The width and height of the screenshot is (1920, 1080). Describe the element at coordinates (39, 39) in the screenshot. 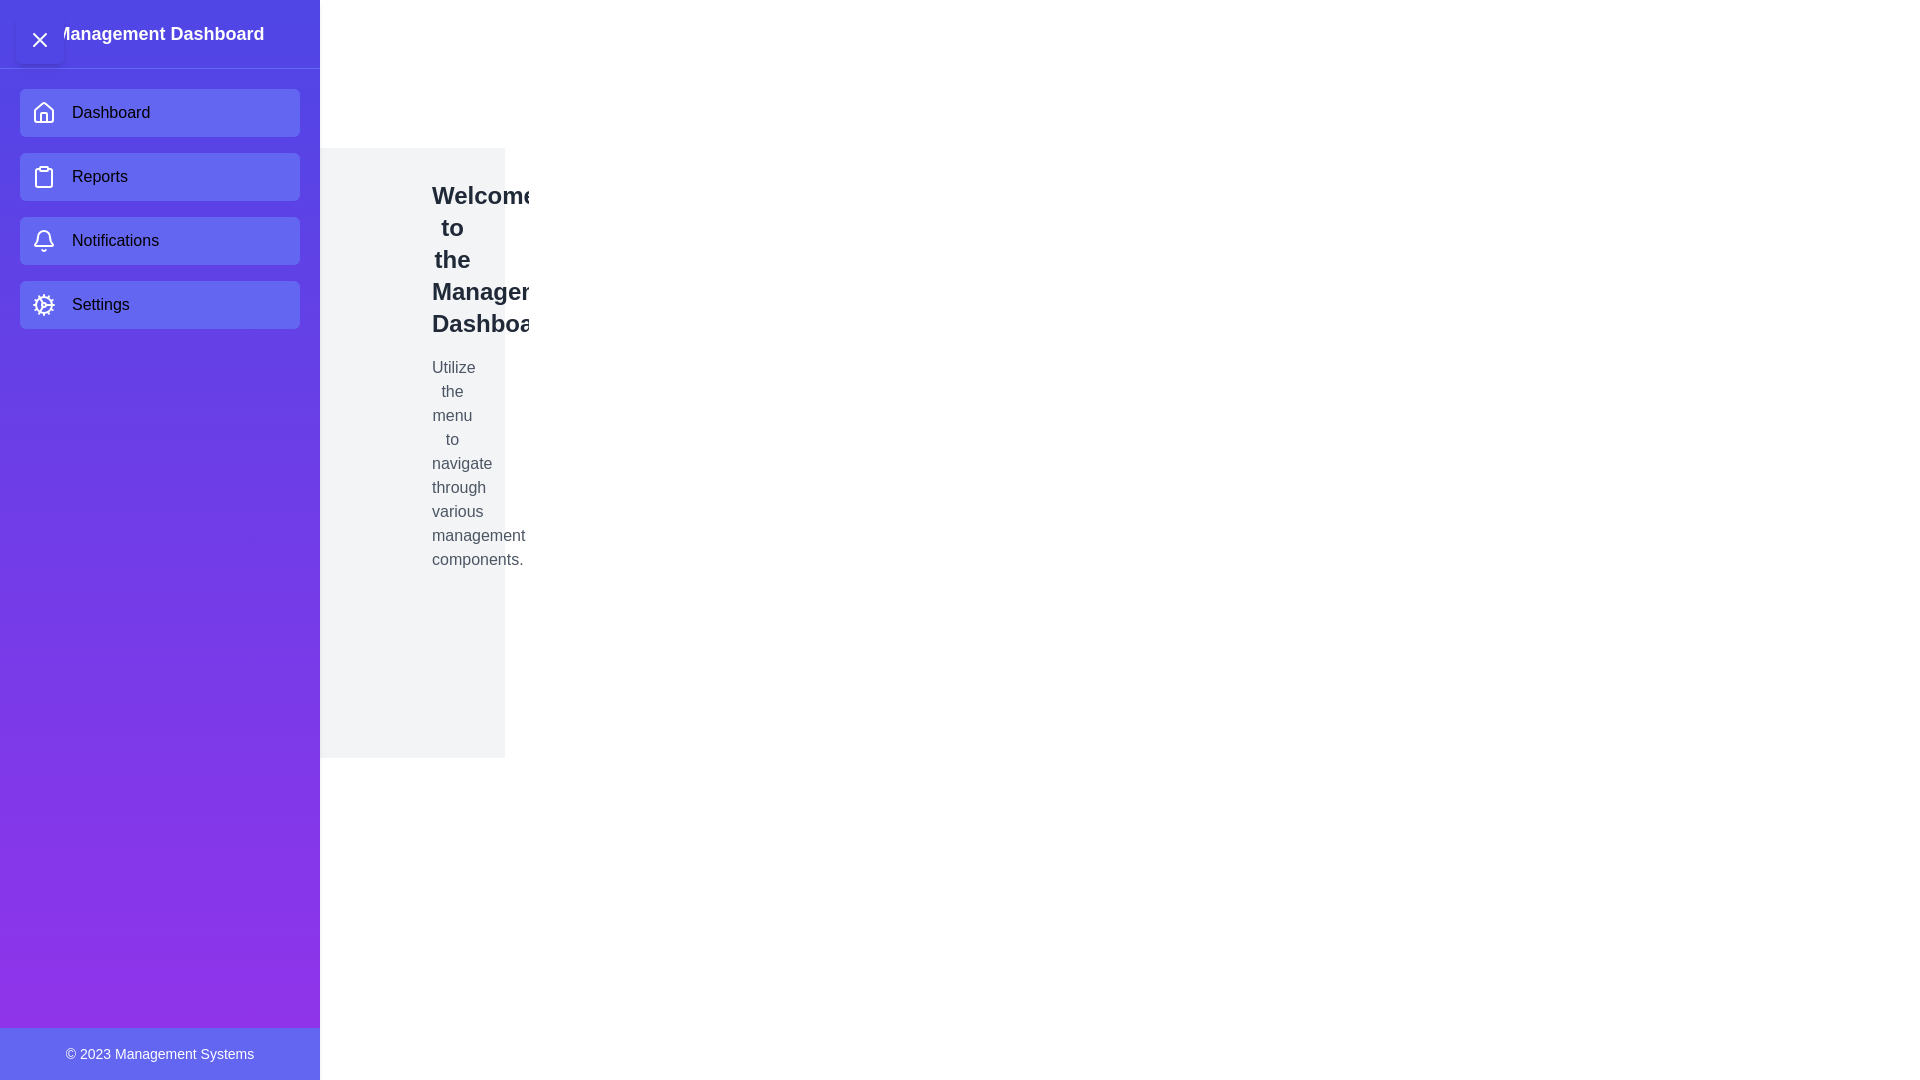

I see `the Icon in the top-left corner of the Management Dashboard sidebar header, which serves as a visual element, potentially a close or cancel button` at that location.